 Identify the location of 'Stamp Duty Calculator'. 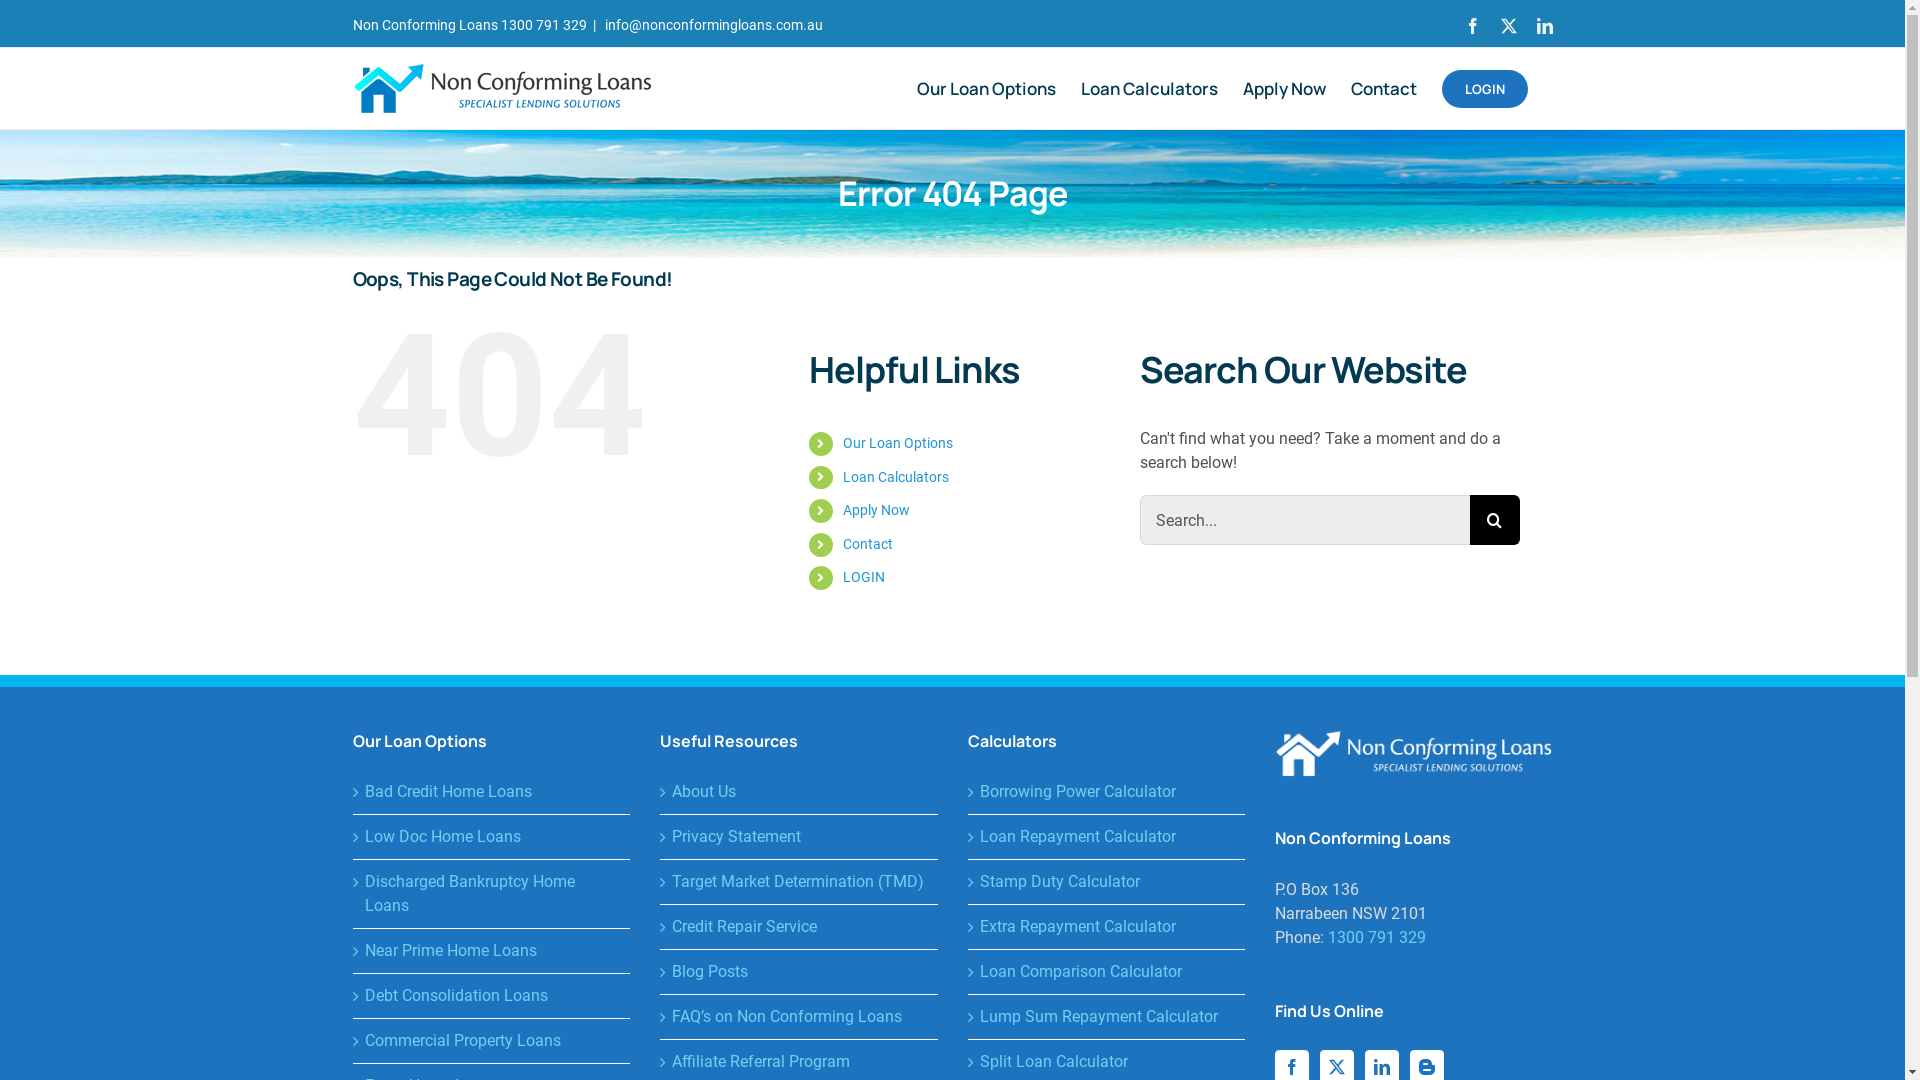
(1107, 881).